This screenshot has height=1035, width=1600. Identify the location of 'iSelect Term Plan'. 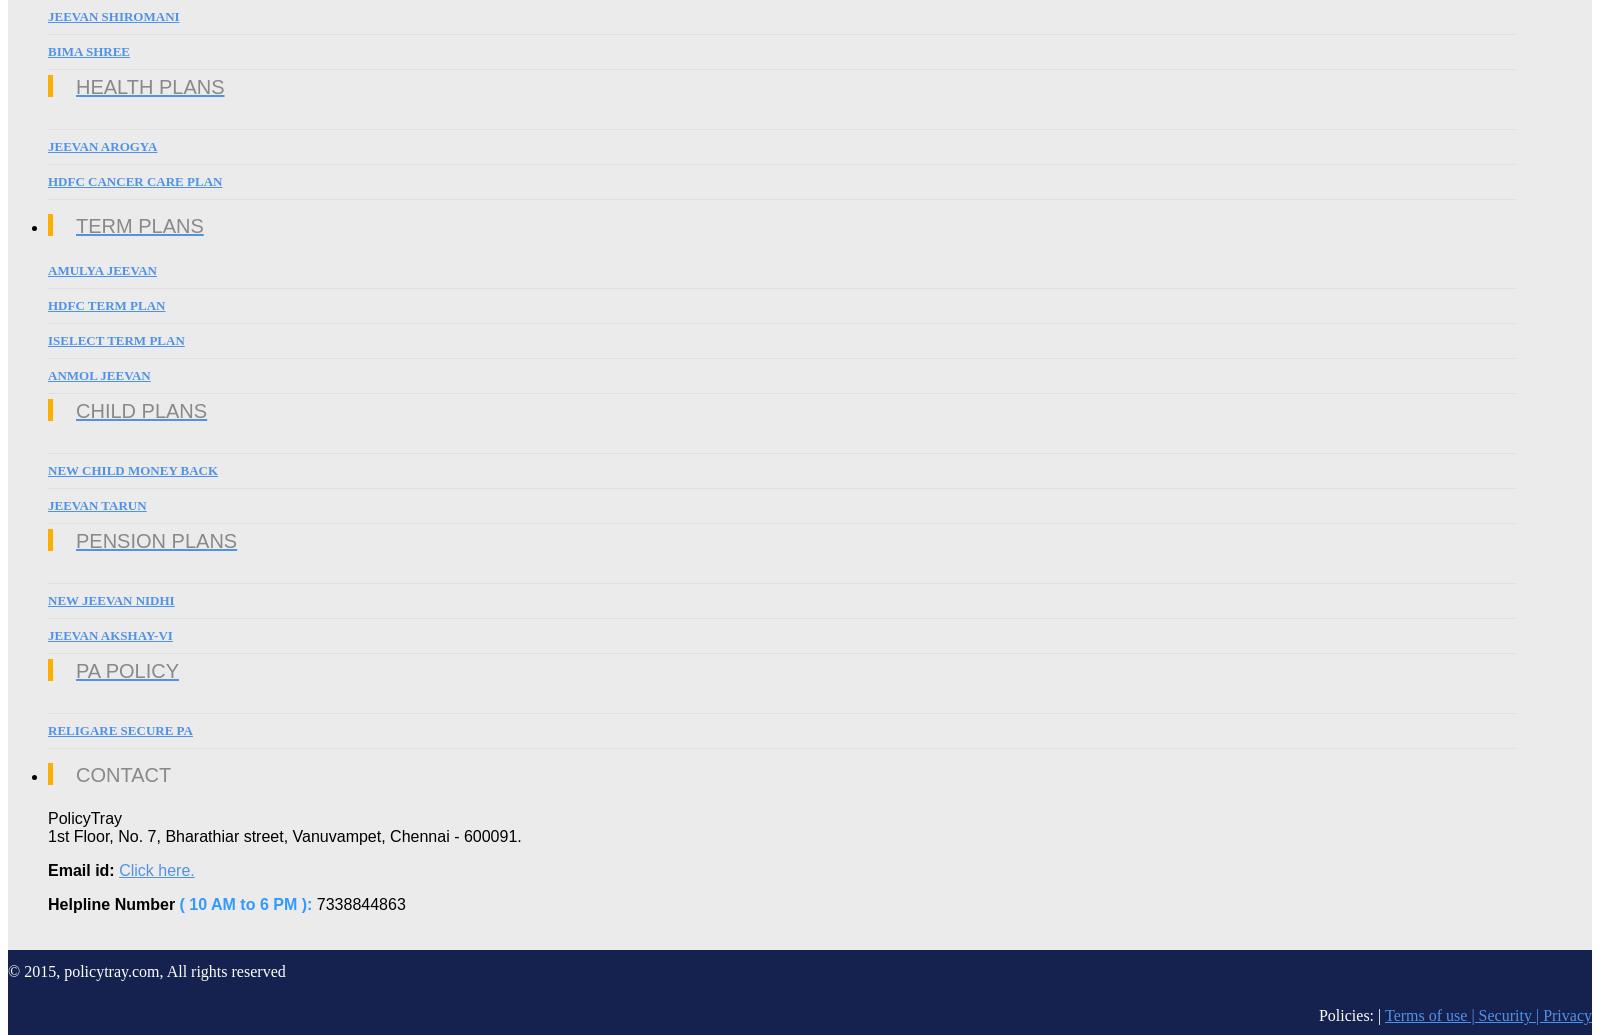
(114, 340).